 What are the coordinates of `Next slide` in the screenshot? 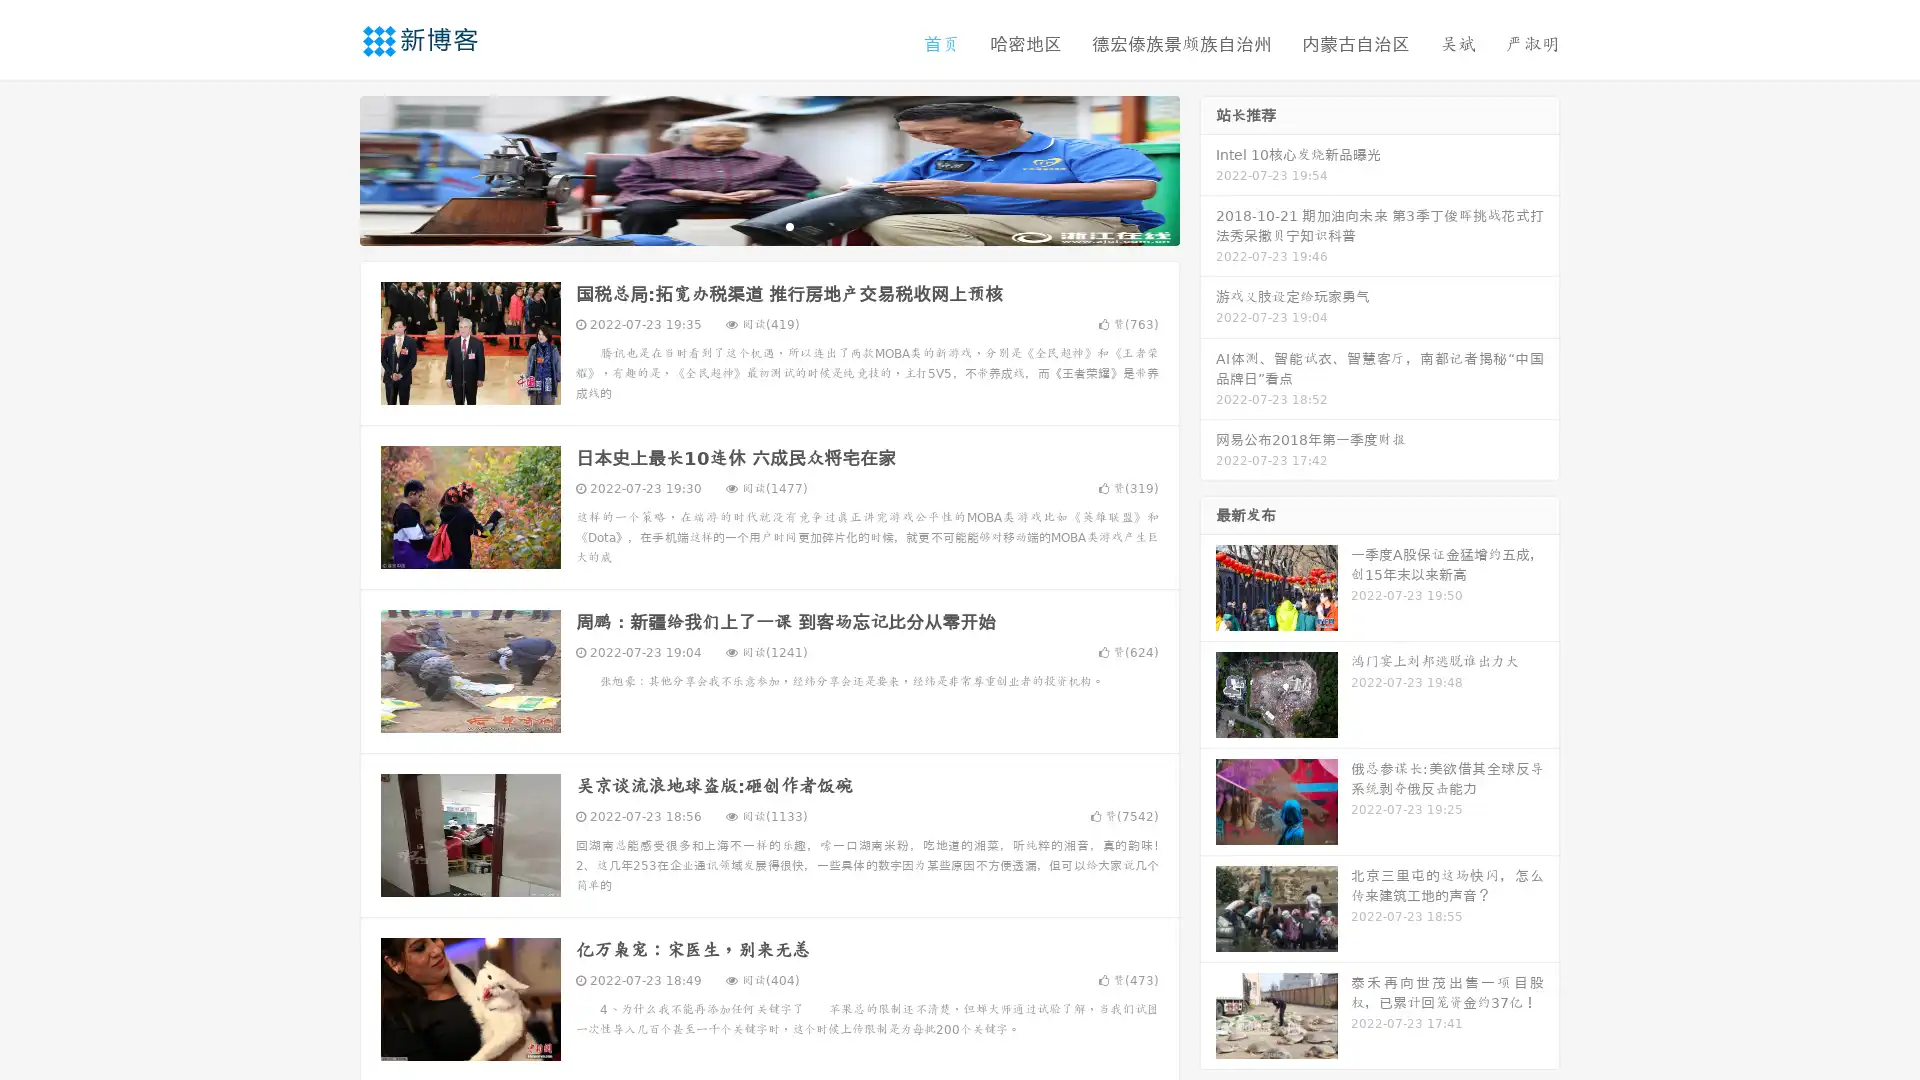 It's located at (1208, 168).